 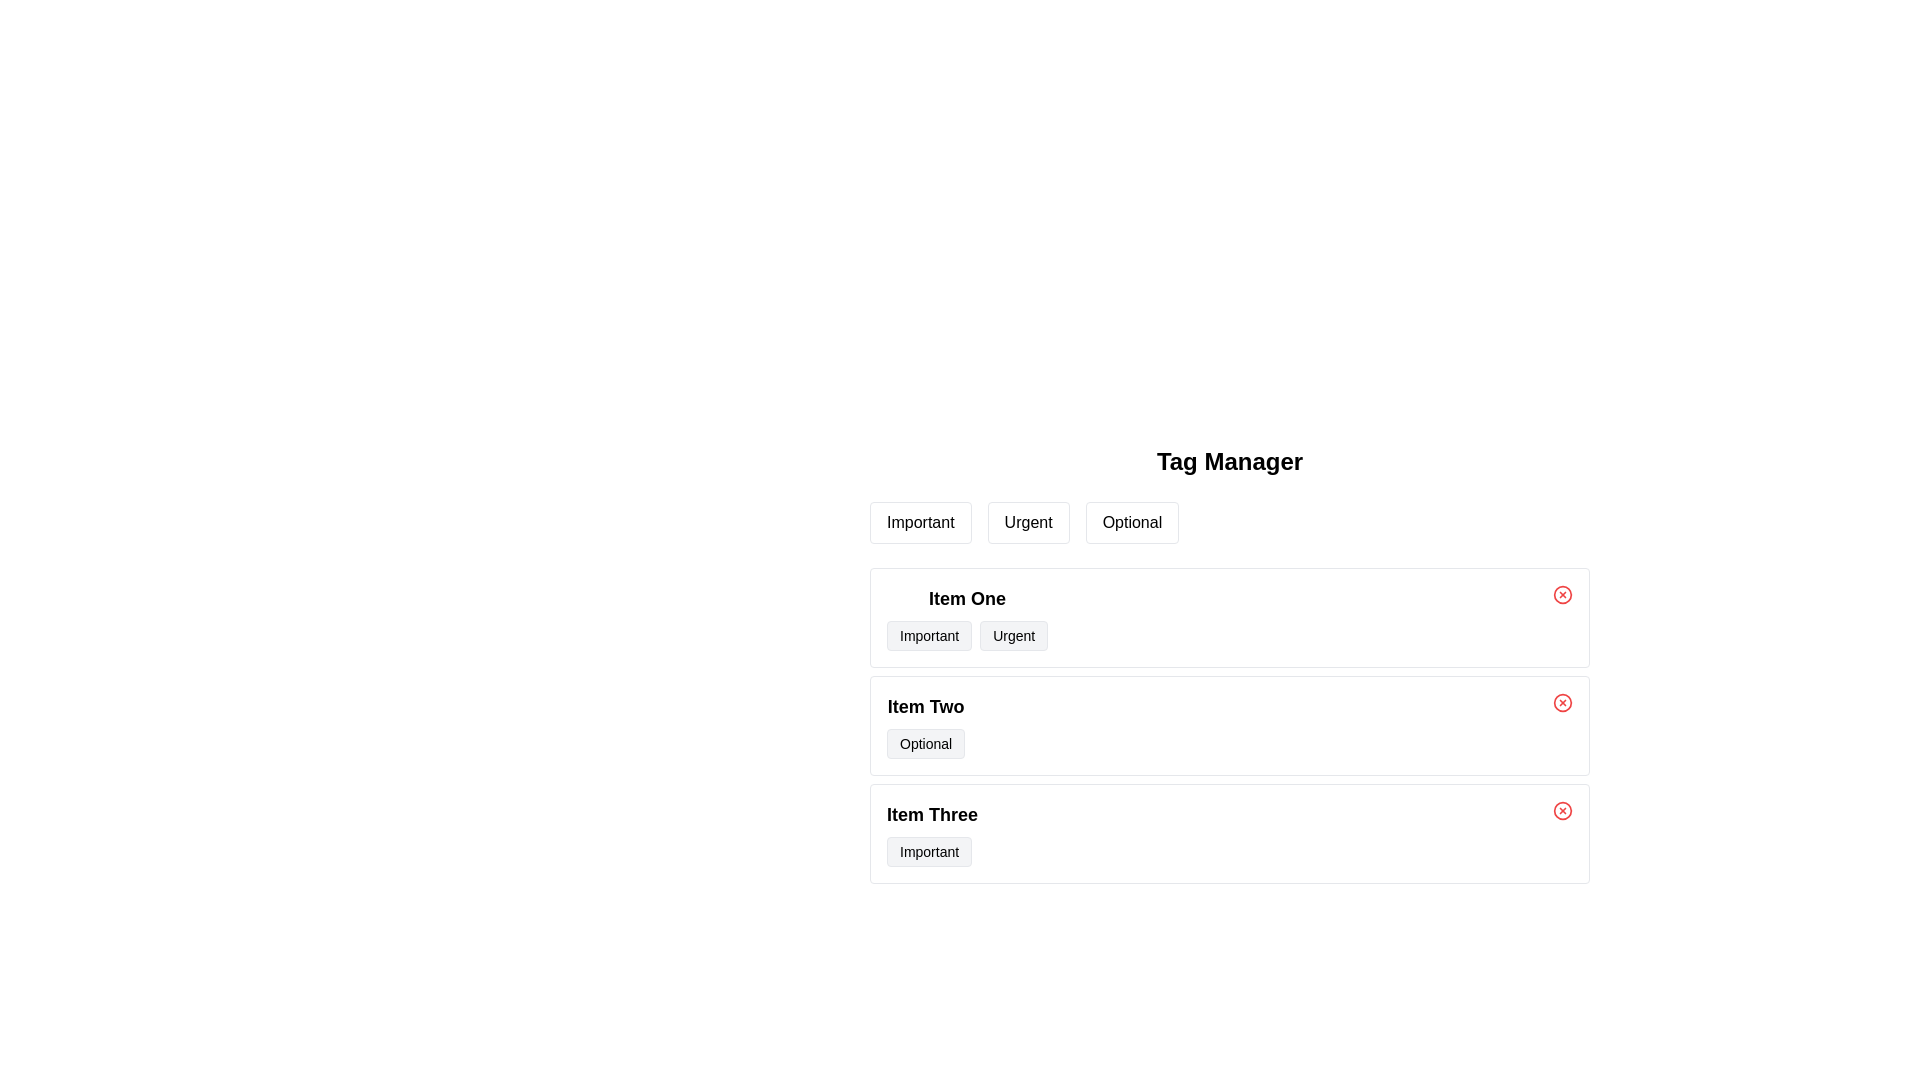 What do you see at coordinates (1228, 833) in the screenshot?
I see `the third item card in a categorized list, which is positioned below 'Item Two' and towards the center right of the interface` at bounding box center [1228, 833].